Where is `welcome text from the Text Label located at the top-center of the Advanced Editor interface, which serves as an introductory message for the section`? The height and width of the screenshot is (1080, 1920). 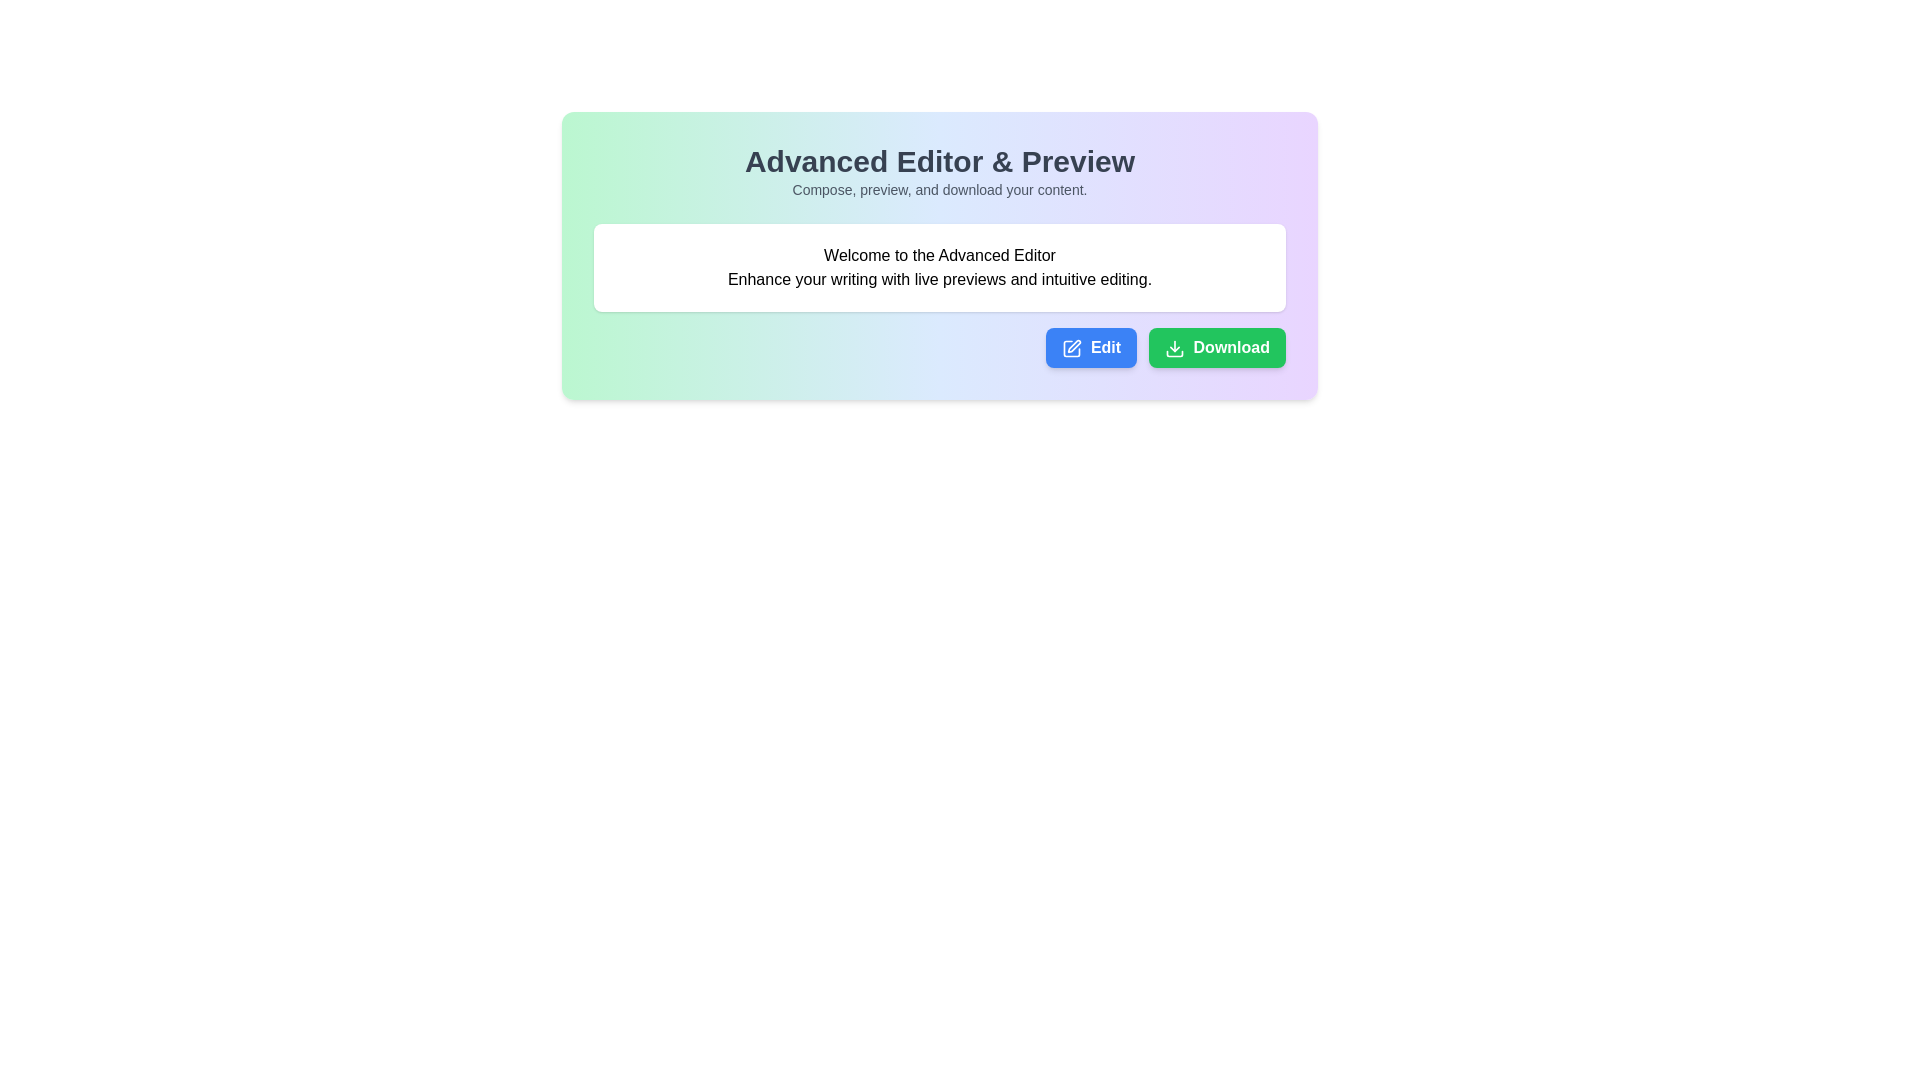 welcome text from the Text Label located at the top-center of the Advanced Editor interface, which serves as an introductory message for the section is located at coordinates (939, 254).